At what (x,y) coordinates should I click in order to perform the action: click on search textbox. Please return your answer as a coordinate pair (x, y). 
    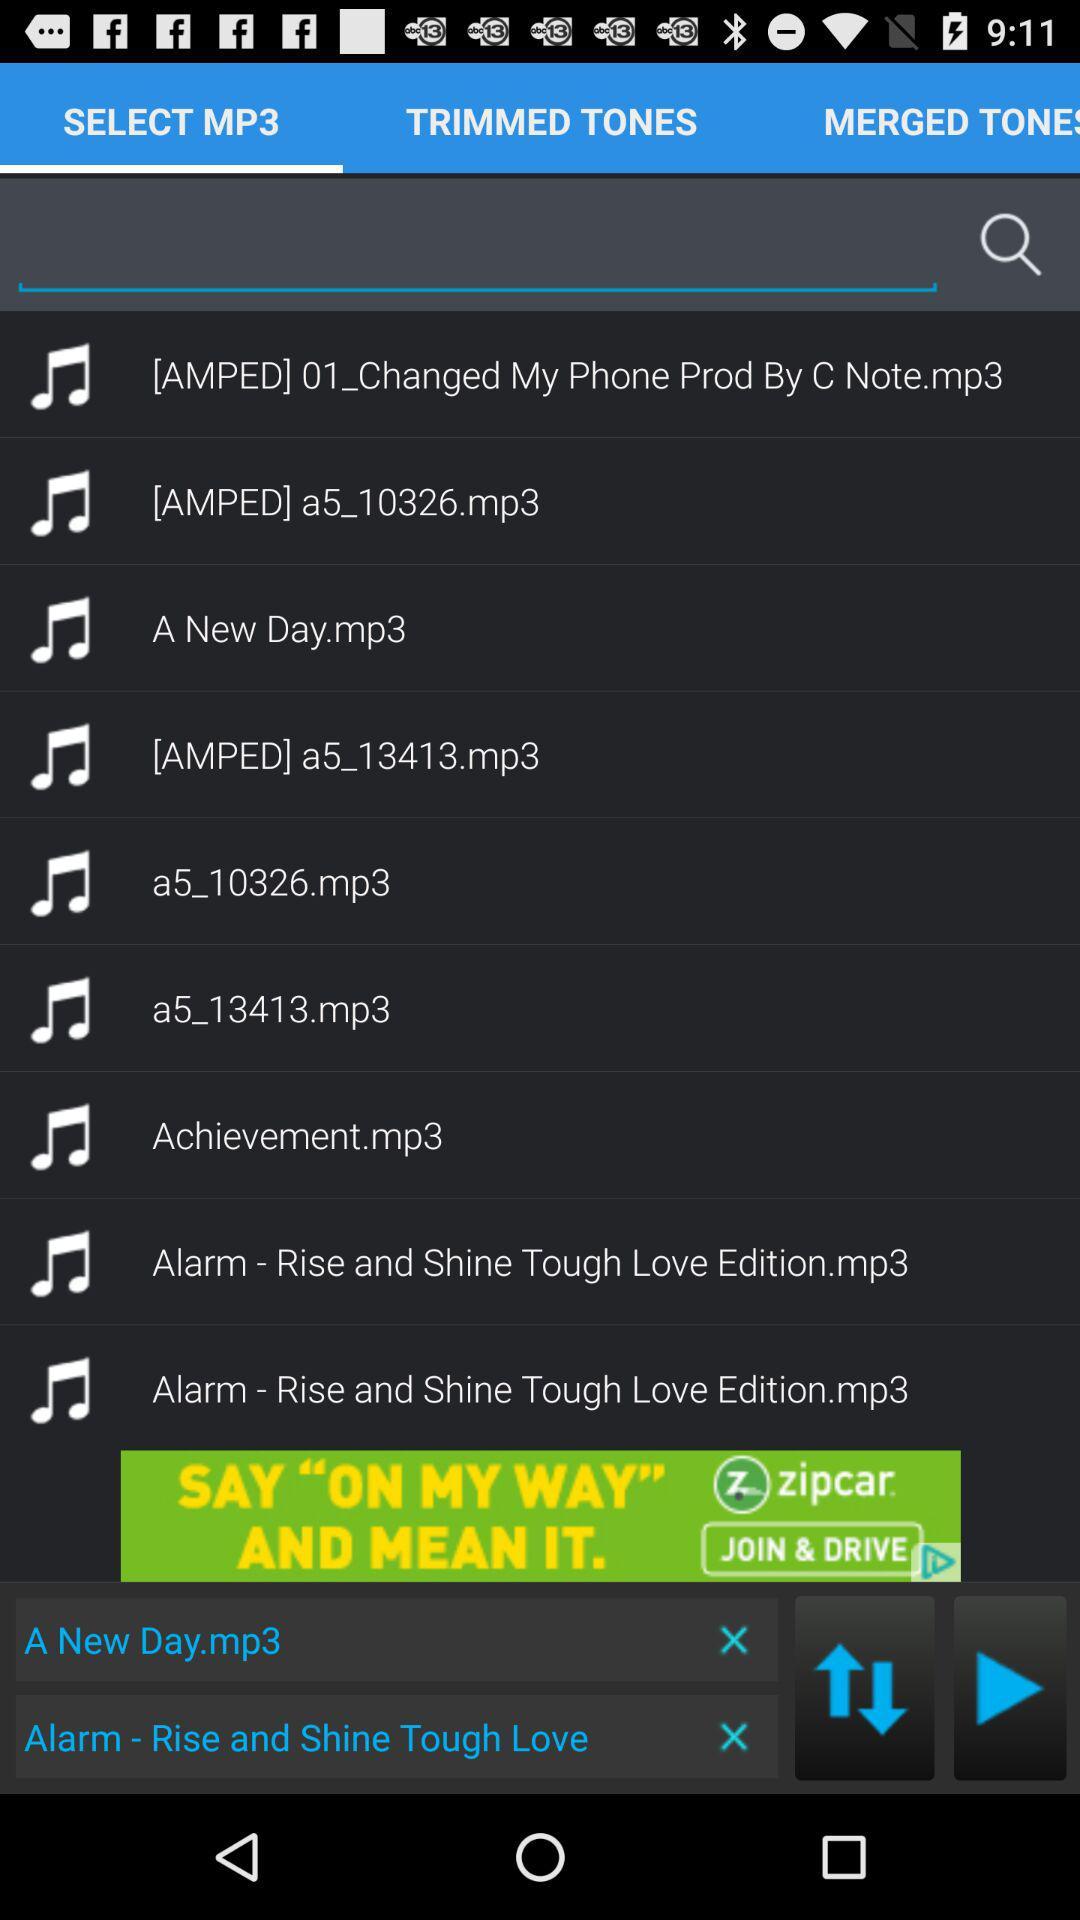
    Looking at the image, I should click on (477, 243).